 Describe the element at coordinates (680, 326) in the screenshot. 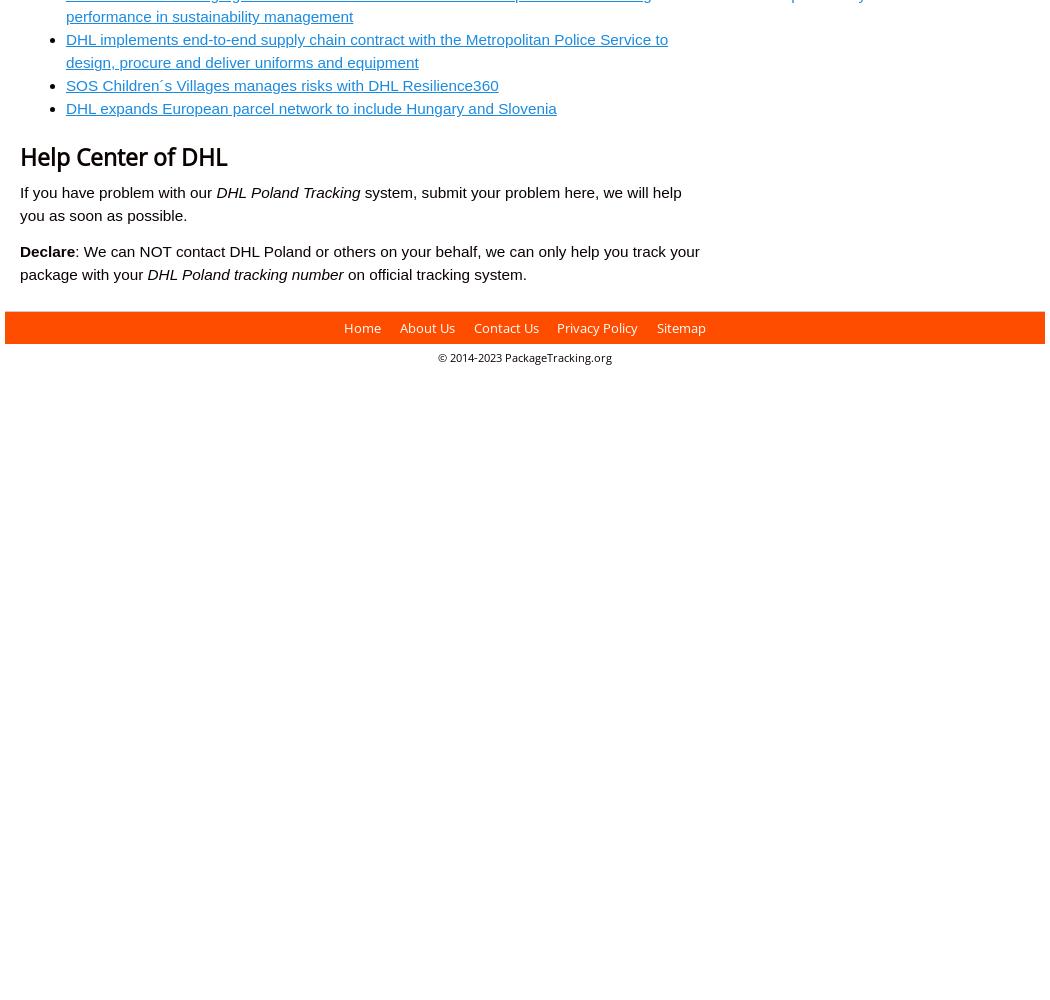

I see `'Sitemap'` at that location.